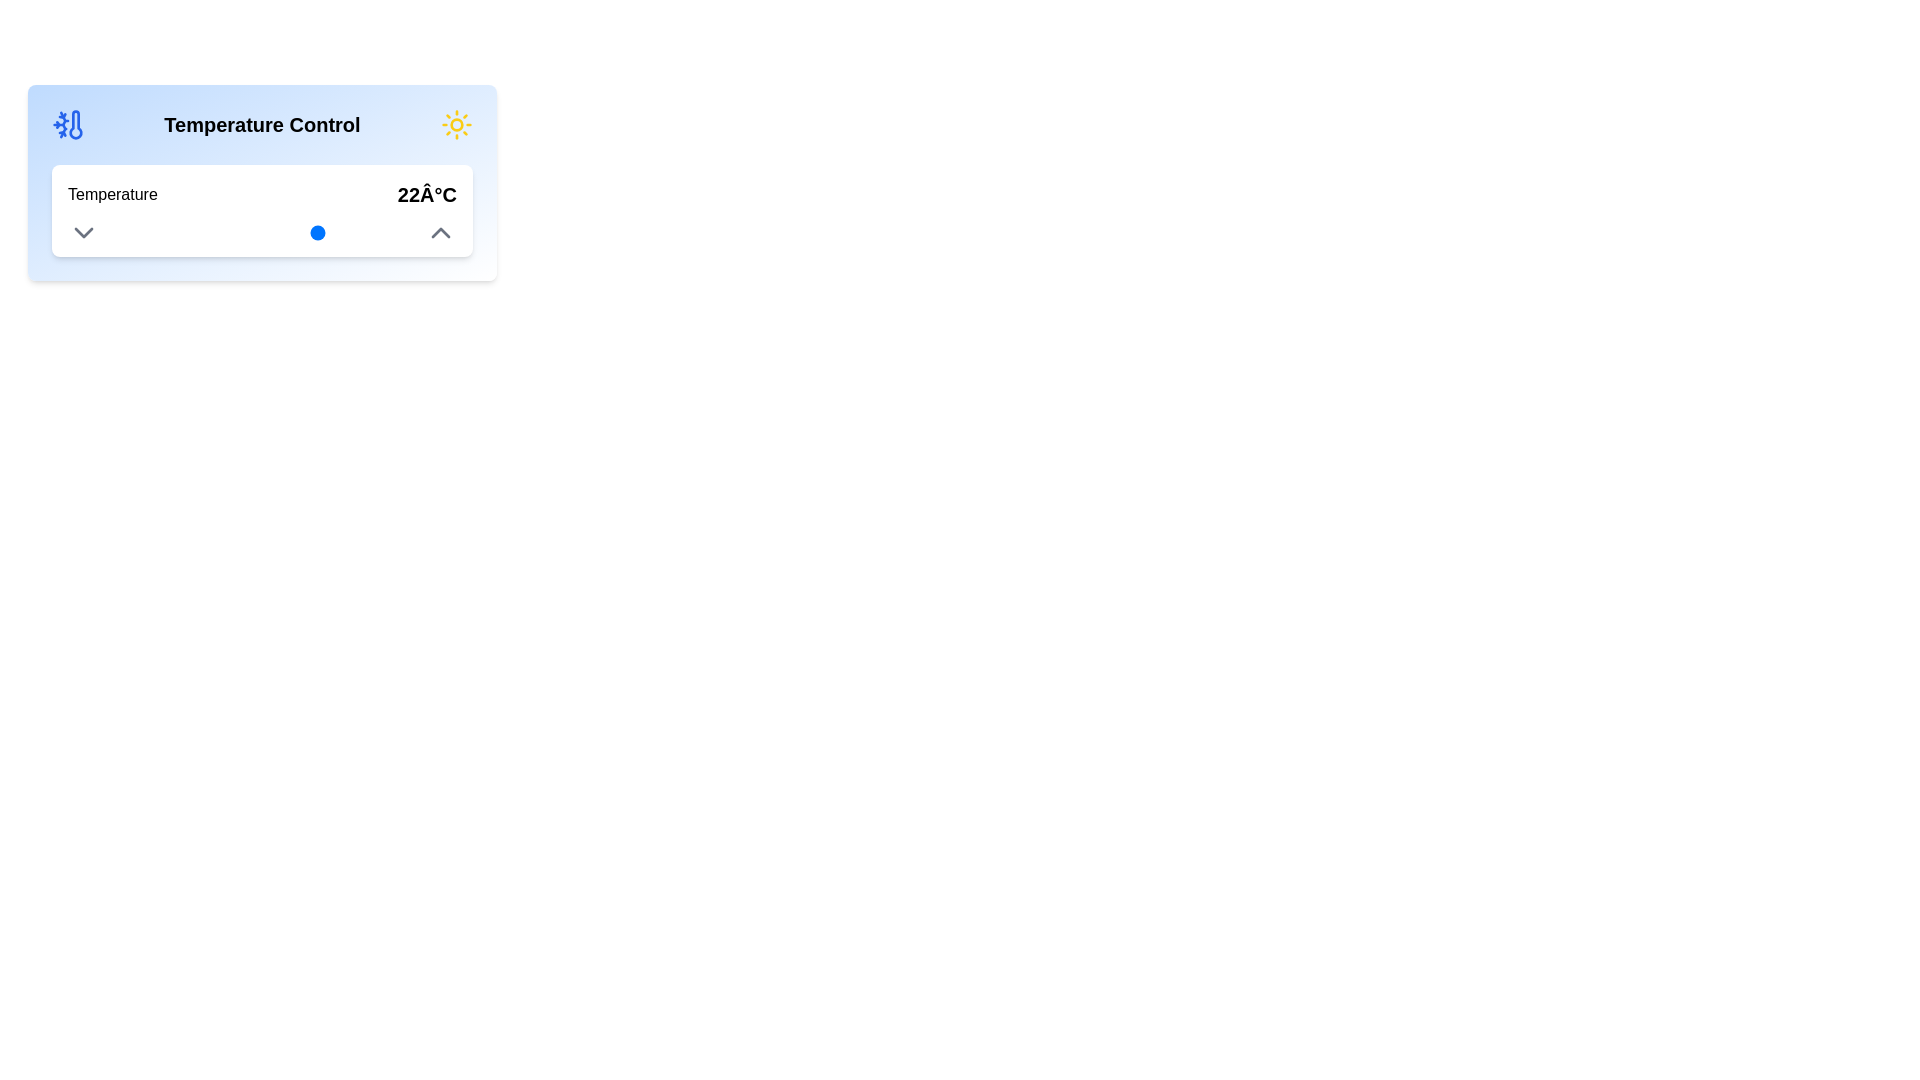 This screenshot has width=1920, height=1080. What do you see at coordinates (246, 231) in the screenshot?
I see `the temperature` at bounding box center [246, 231].